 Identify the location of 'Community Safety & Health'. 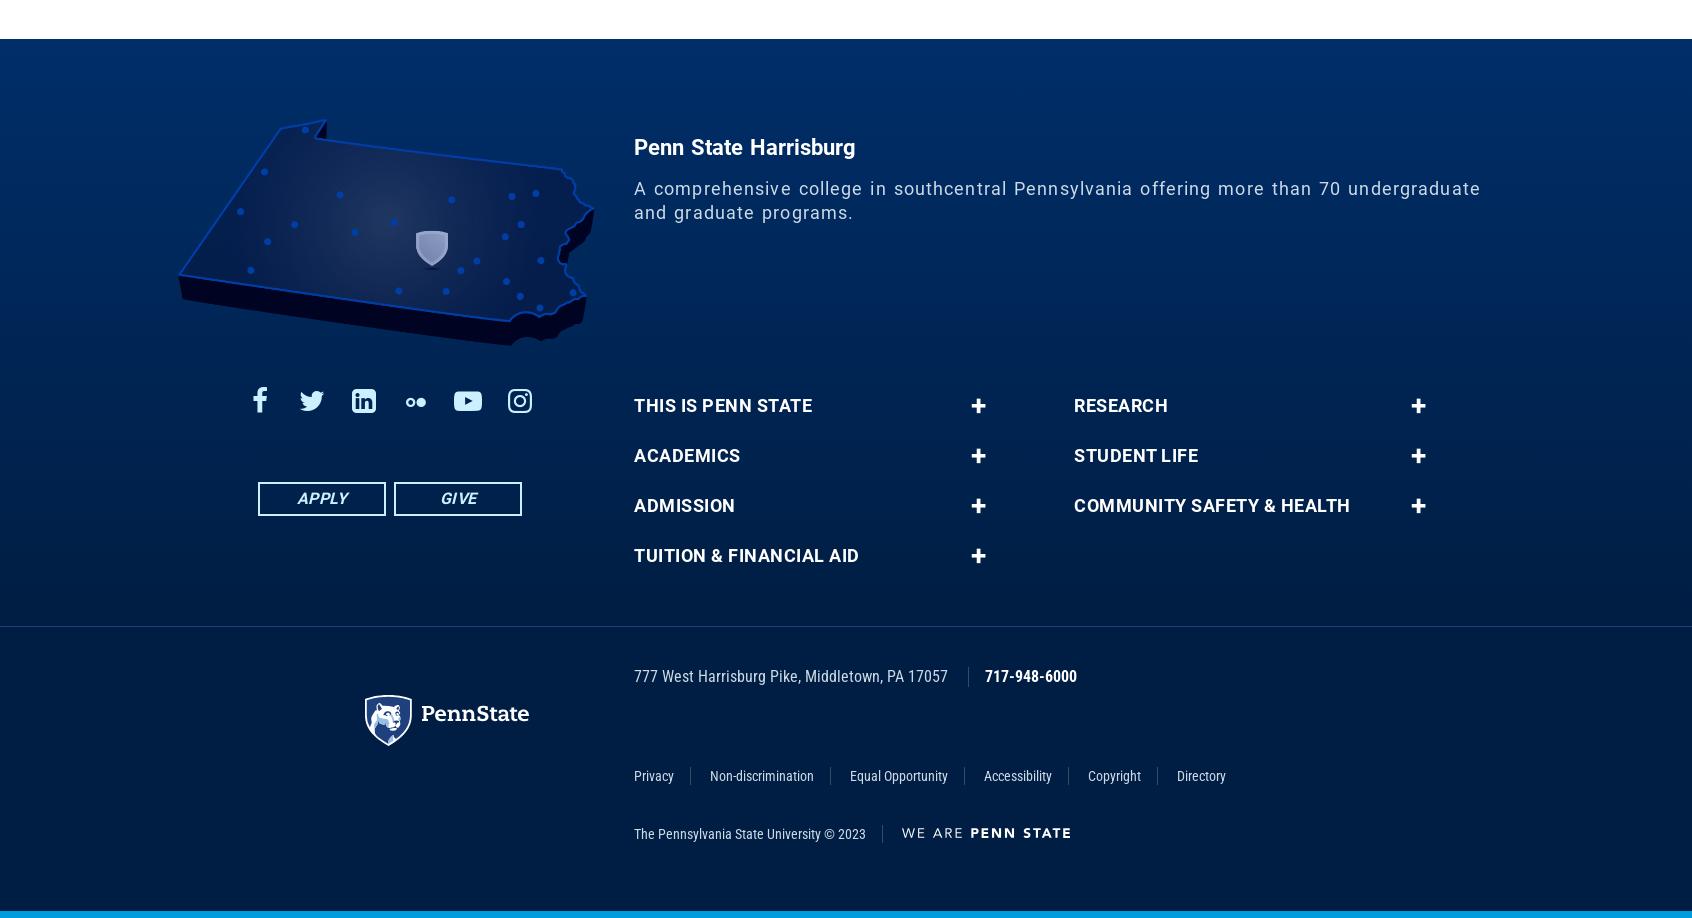
(1211, 520).